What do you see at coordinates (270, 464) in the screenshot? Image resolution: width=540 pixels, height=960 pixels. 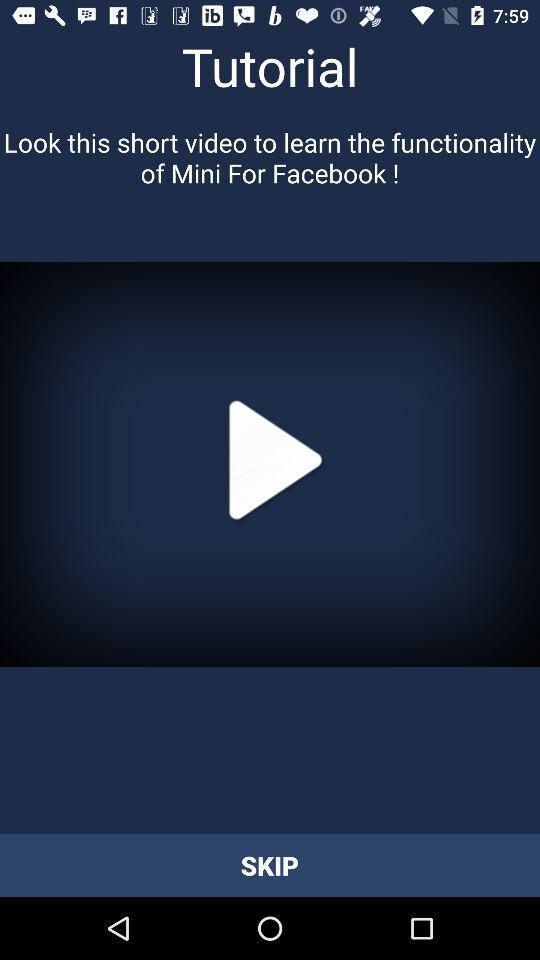 I see `item below look this short item` at bounding box center [270, 464].